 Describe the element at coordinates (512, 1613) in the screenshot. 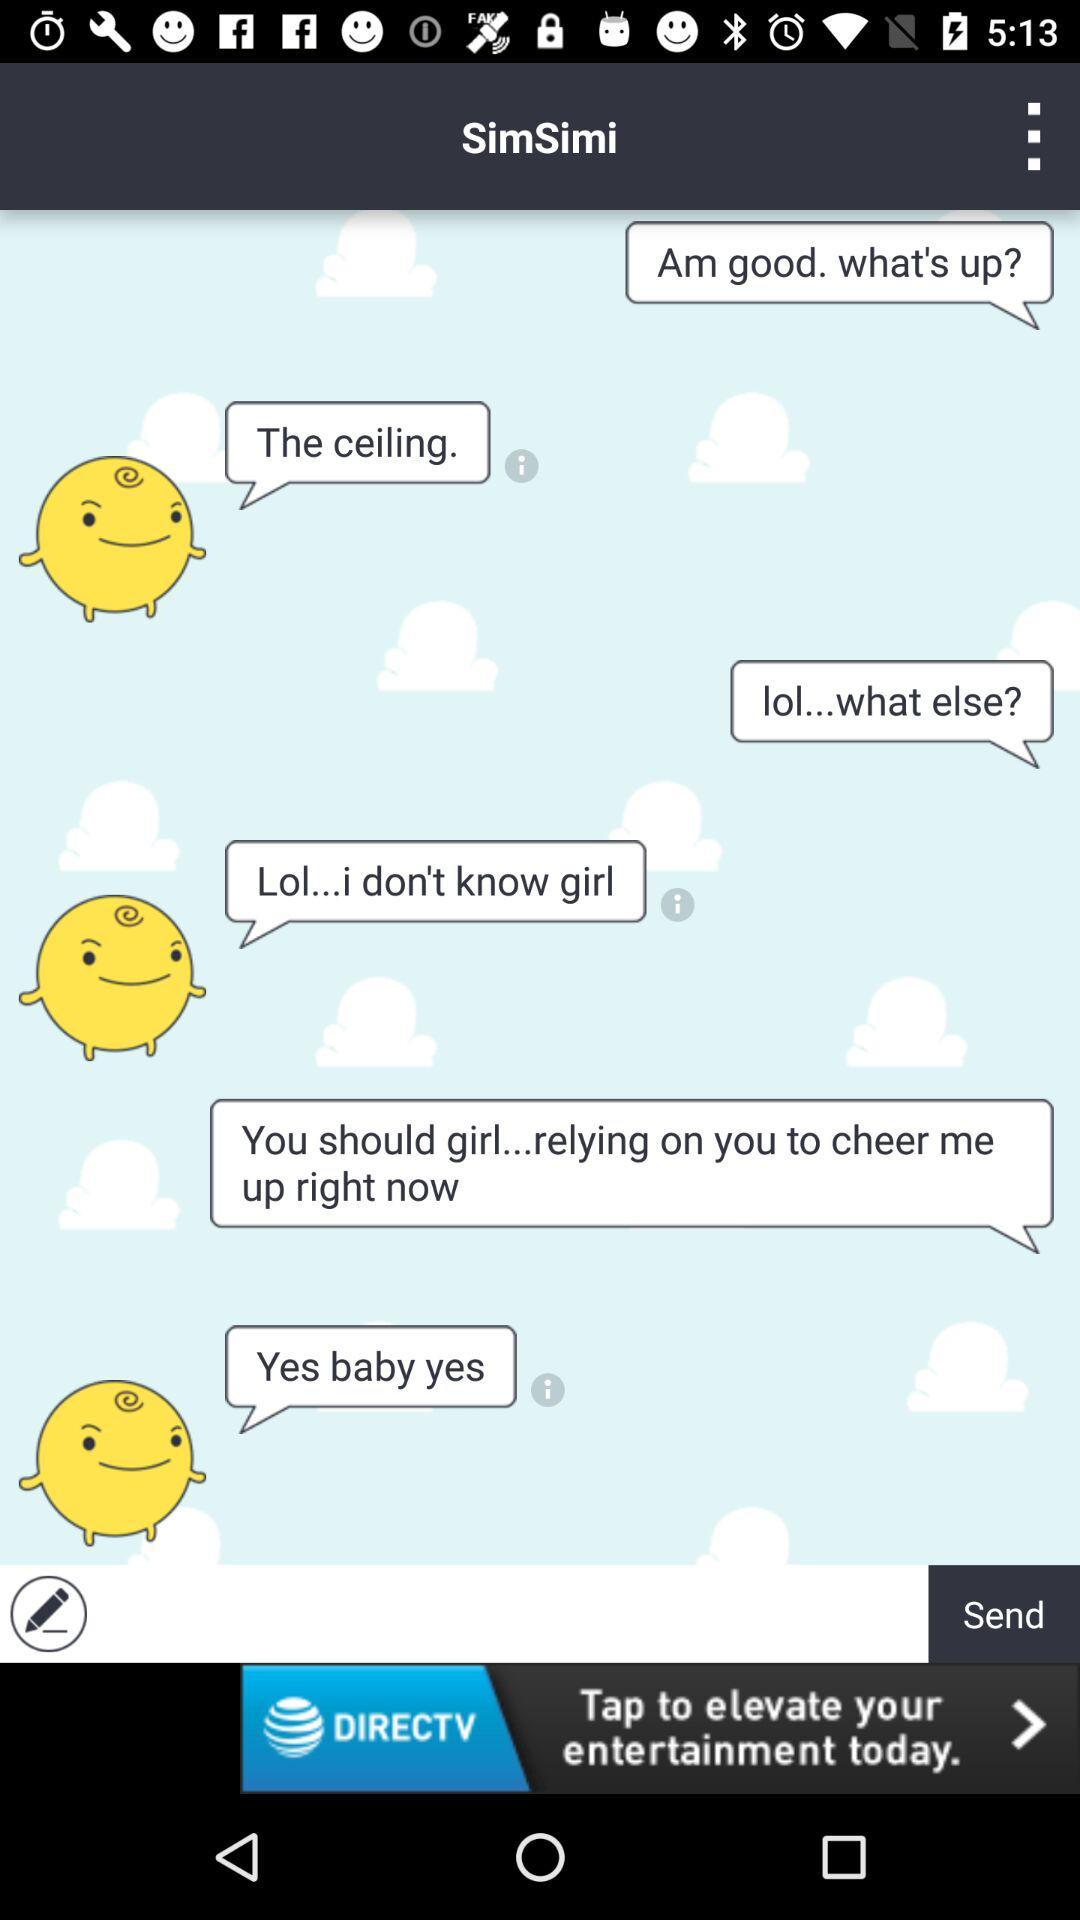

I see `to the plain text` at that location.